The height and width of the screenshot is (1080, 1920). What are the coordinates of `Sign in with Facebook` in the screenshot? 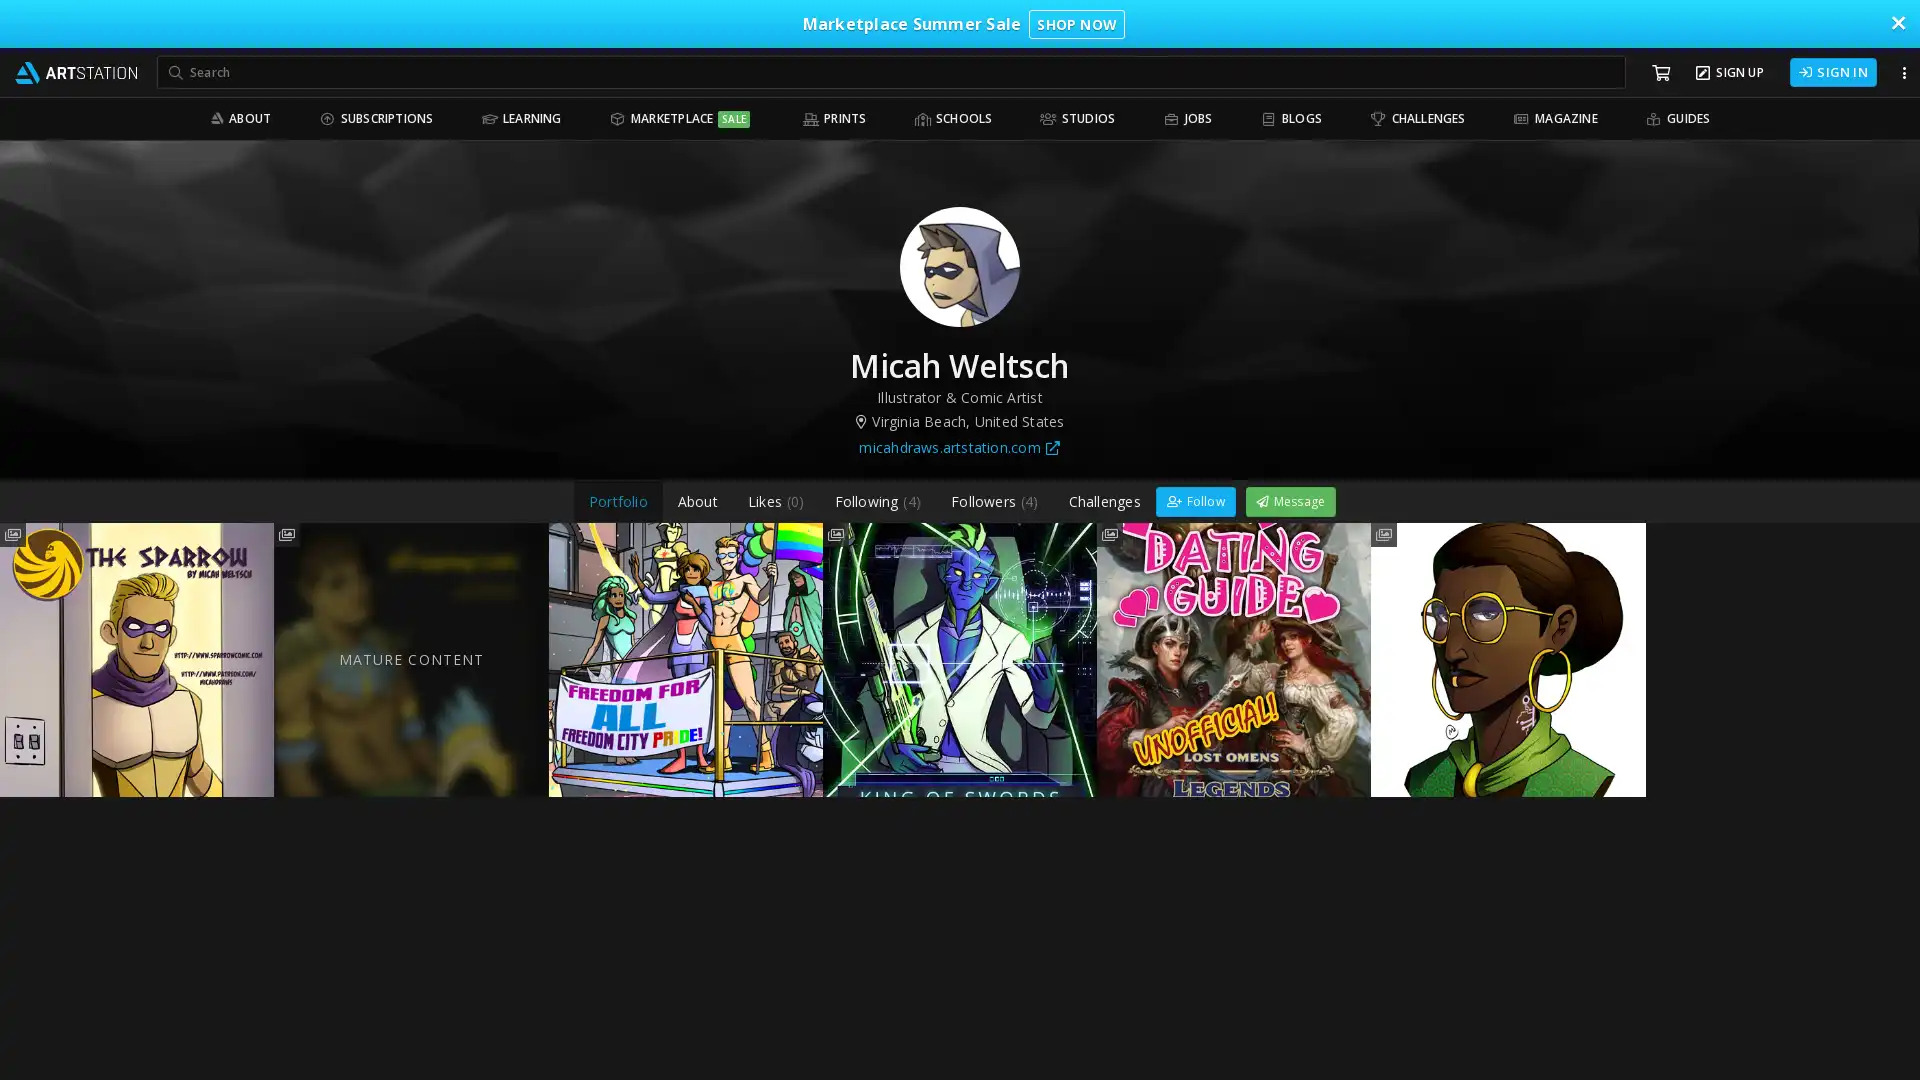 It's located at (1096, 21).